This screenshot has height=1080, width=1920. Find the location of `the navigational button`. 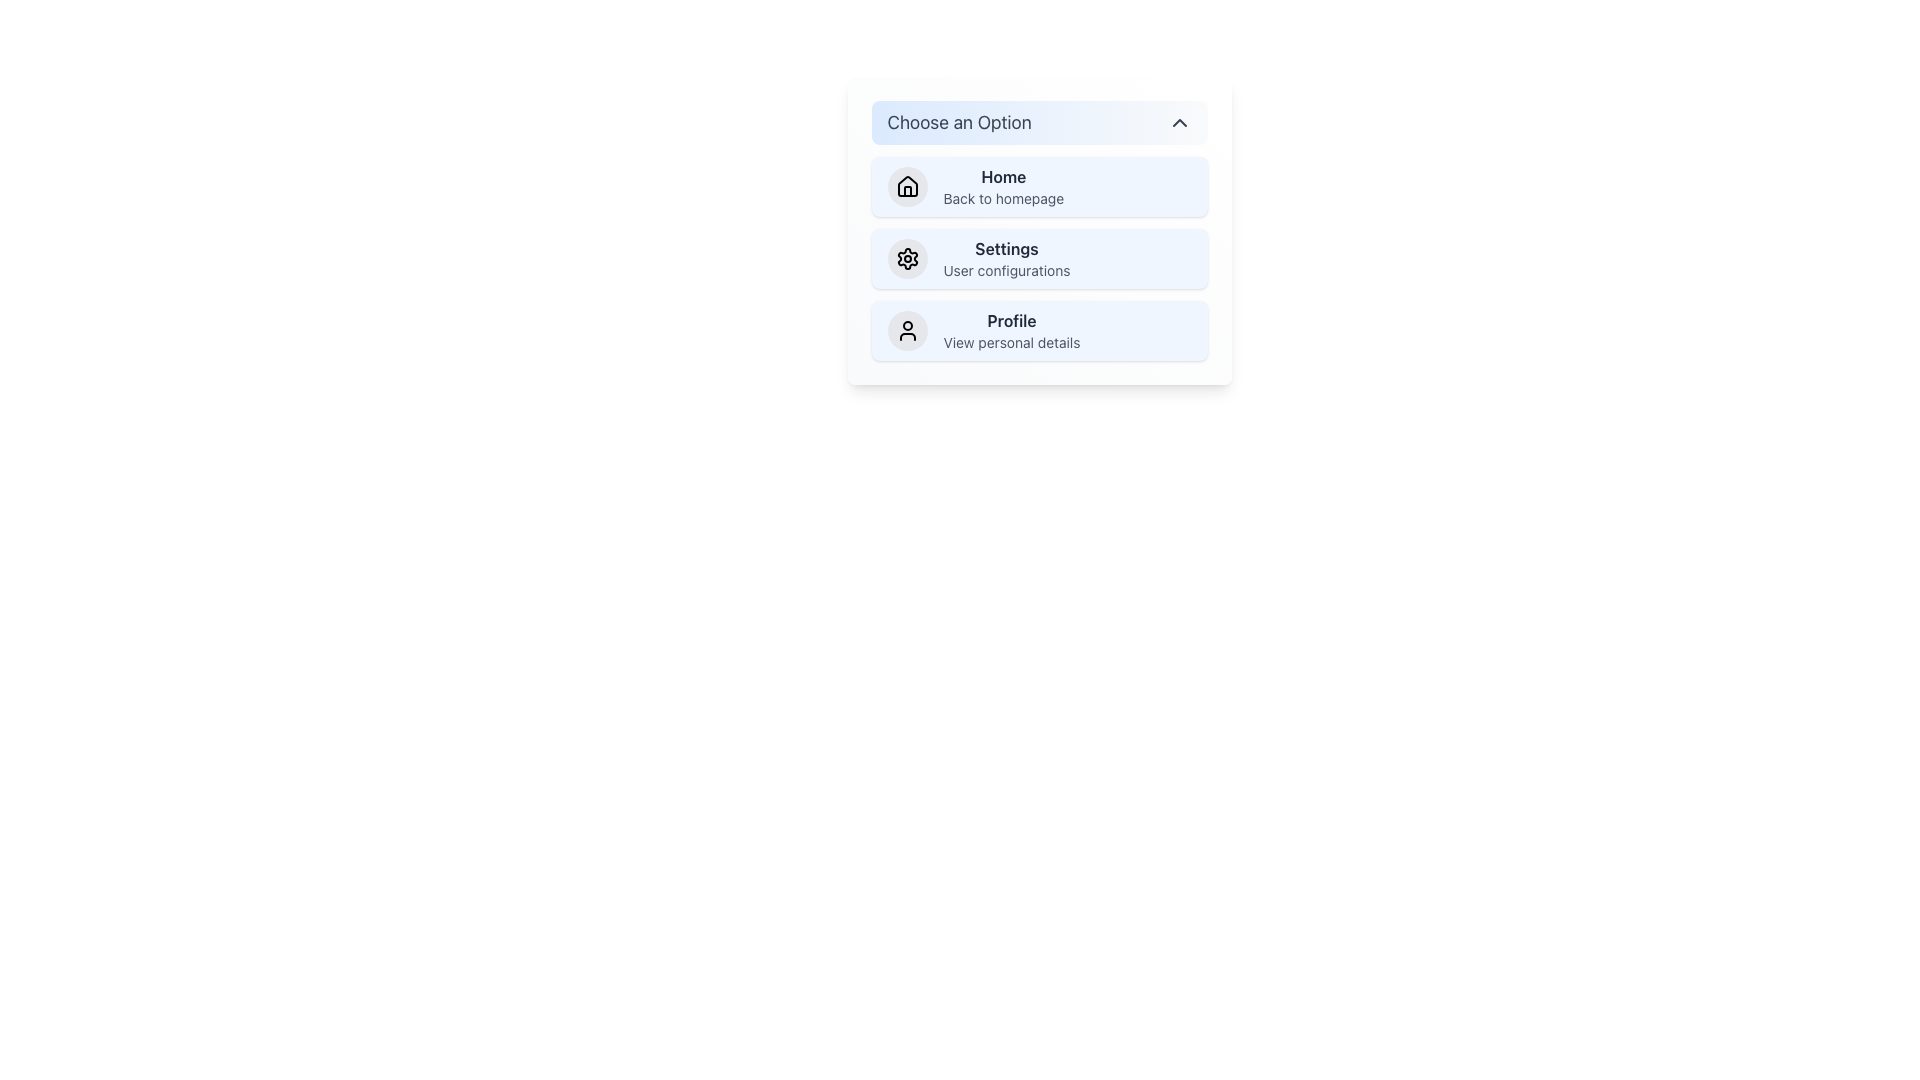

the navigational button is located at coordinates (1039, 330).